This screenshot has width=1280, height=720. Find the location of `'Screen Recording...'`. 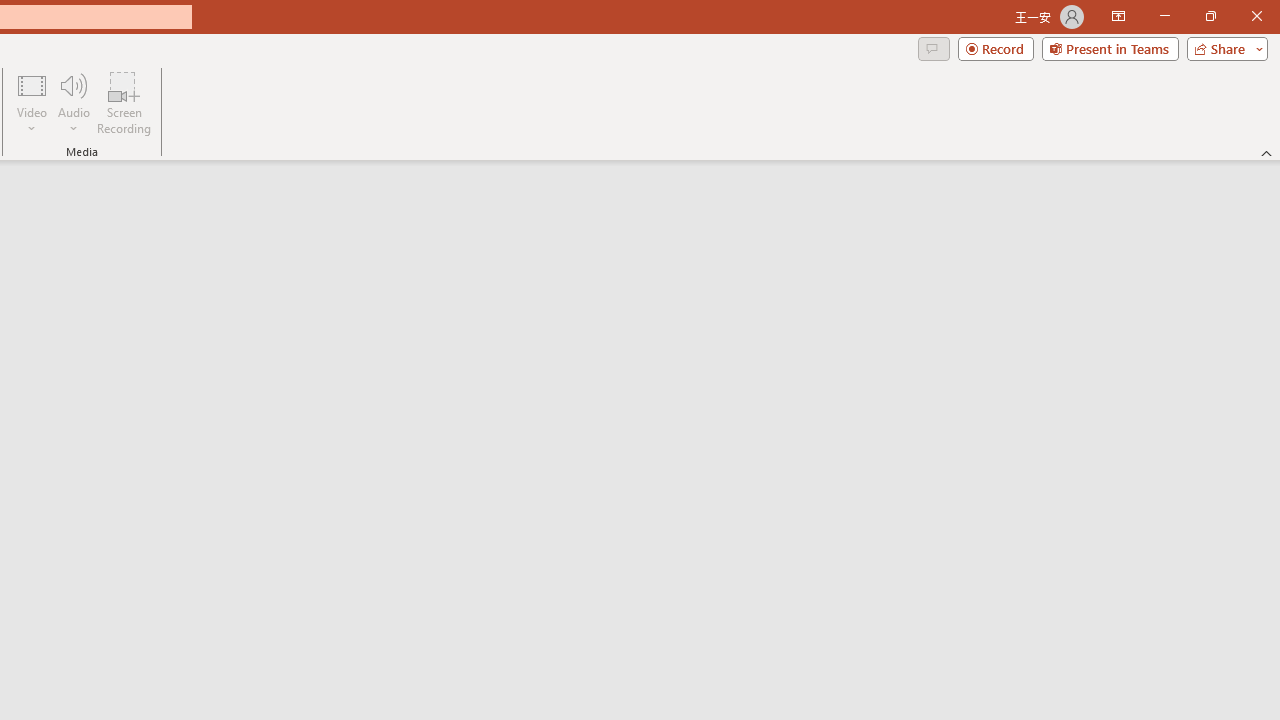

'Screen Recording...' is located at coordinates (123, 103).